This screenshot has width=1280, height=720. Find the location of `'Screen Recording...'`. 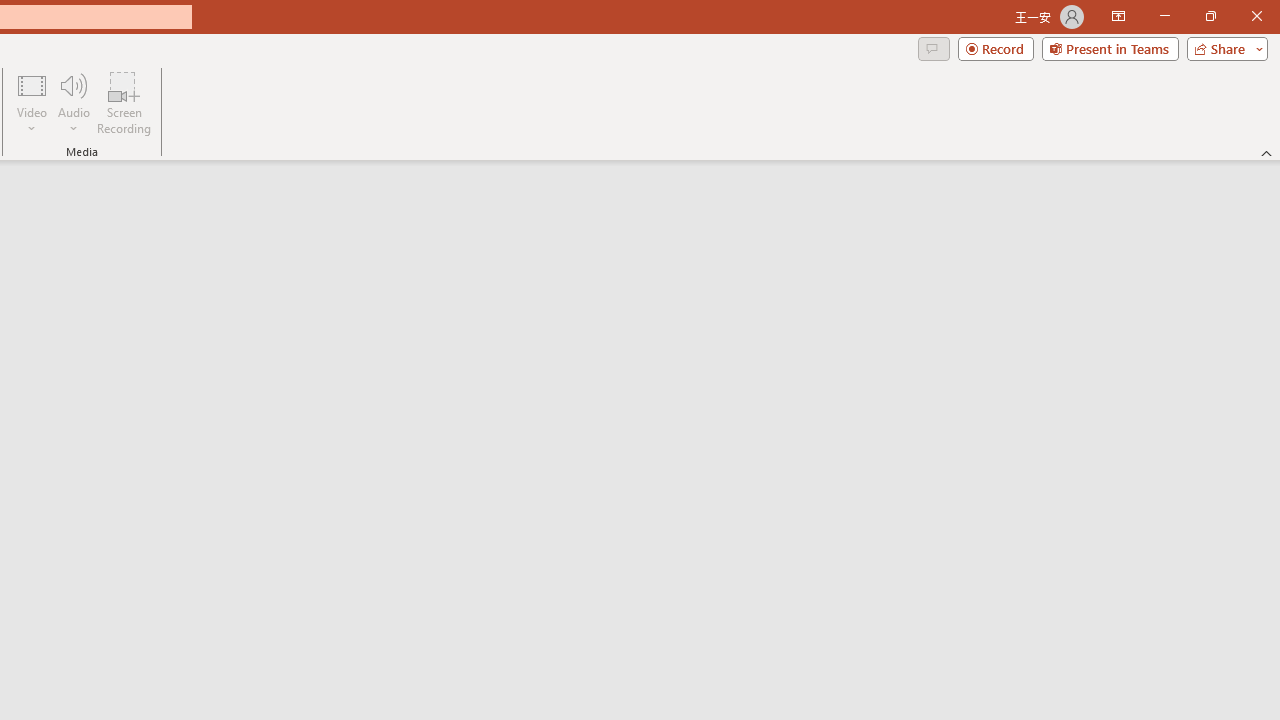

'Screen Recording...' is located at coordinates (123, 103).